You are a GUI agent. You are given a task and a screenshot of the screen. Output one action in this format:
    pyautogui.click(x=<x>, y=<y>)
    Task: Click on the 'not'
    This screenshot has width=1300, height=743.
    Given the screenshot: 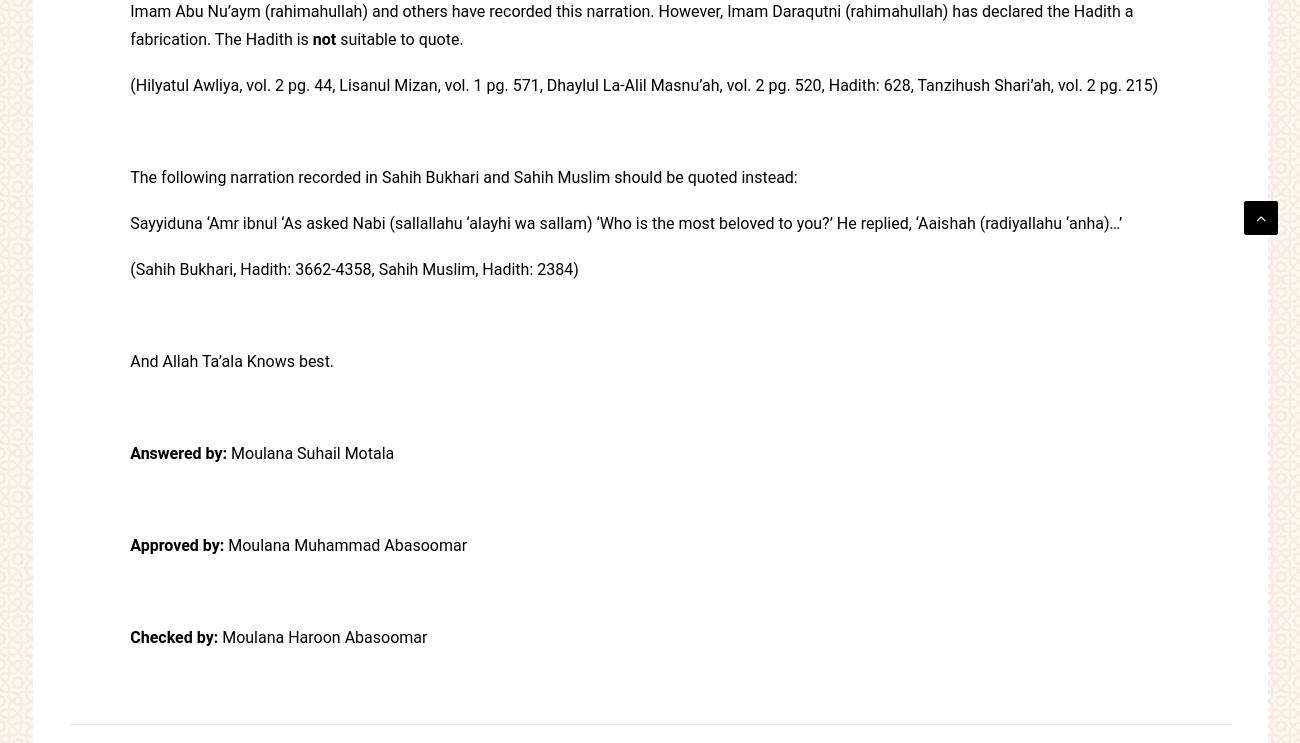 What is the action you would take?
    pyautogui.click(x=323, y=39)
    